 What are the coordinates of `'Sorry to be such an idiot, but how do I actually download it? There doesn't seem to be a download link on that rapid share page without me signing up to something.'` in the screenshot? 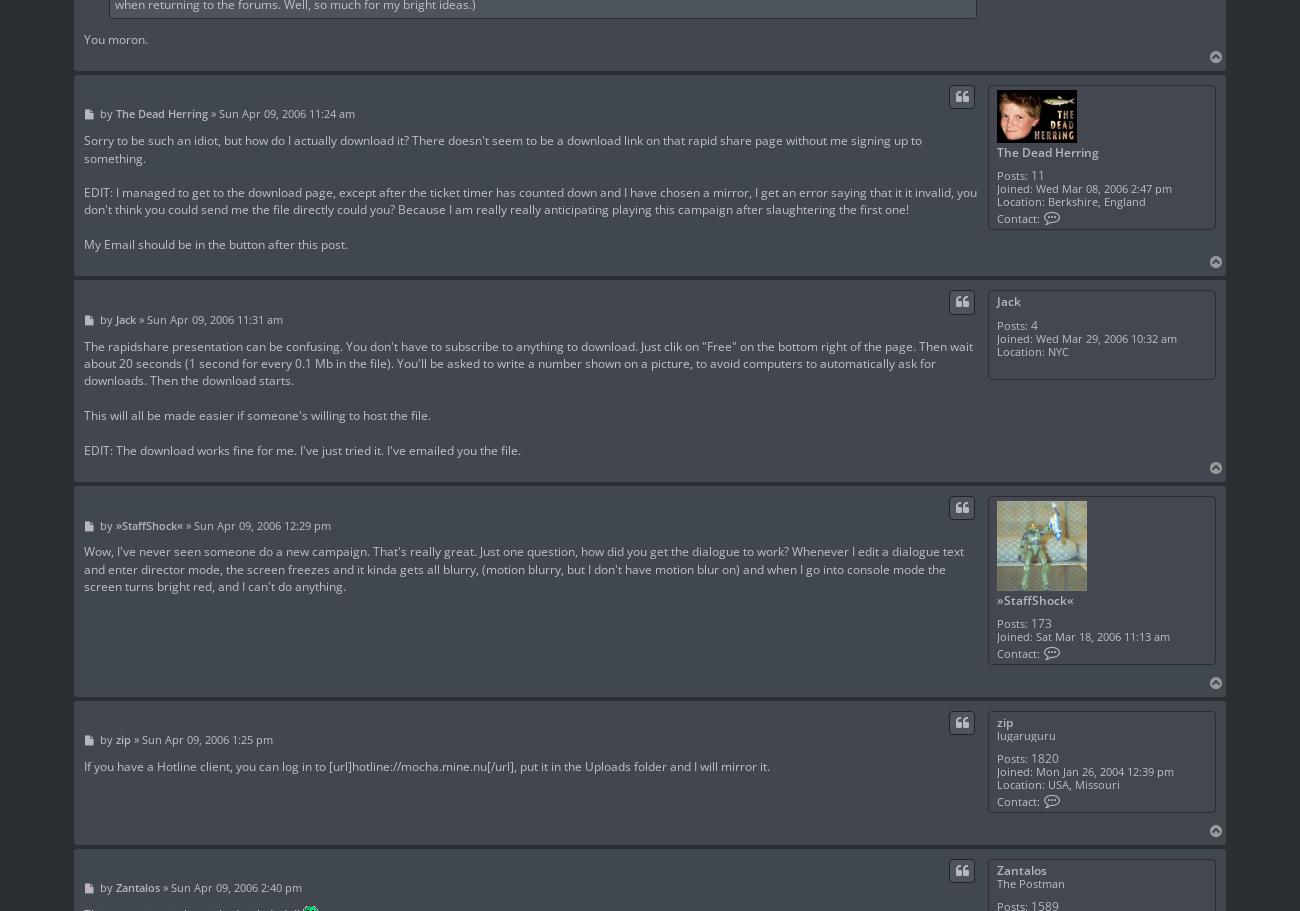 It's located at (83, 149).